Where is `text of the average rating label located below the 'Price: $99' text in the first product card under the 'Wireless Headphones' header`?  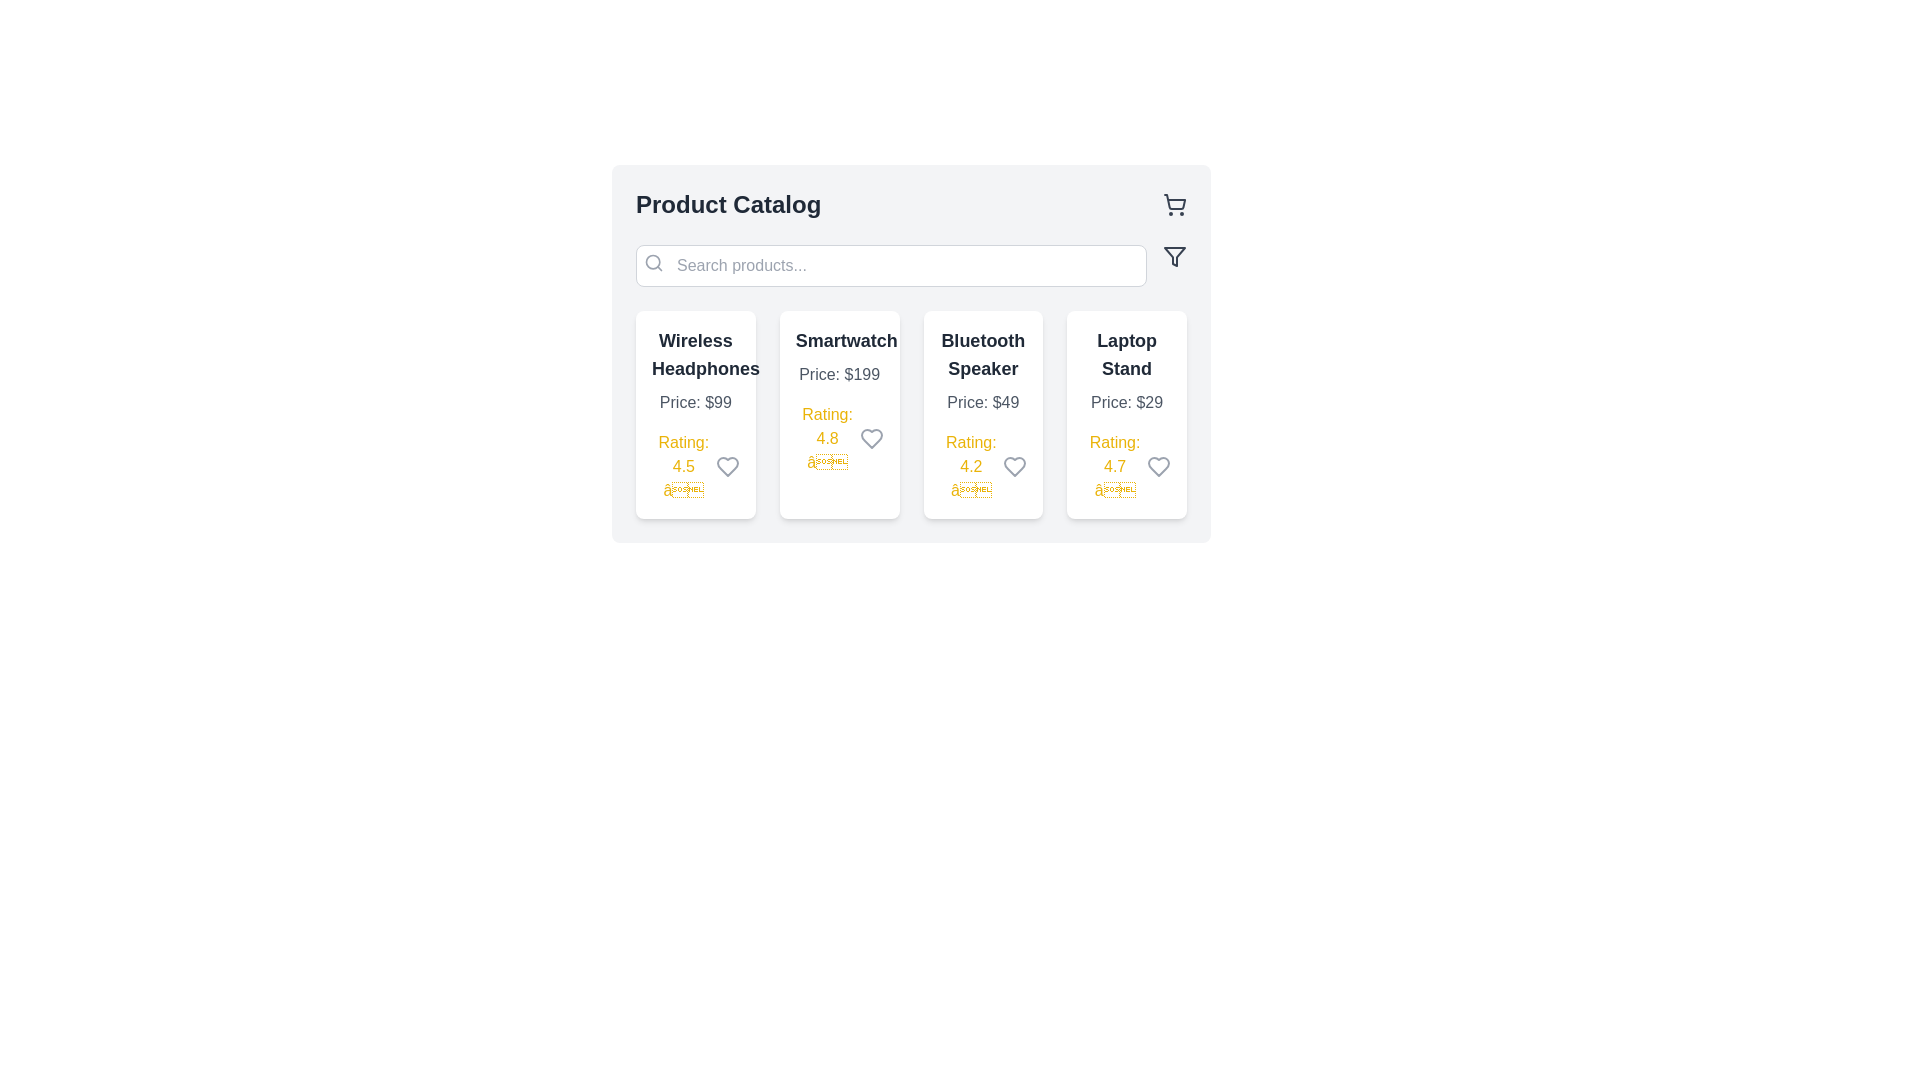
text of the average rating label located below the 'Price: $99' text in the first product card under the 'Wireless Headphones' header is located at coordinates (683, 466).